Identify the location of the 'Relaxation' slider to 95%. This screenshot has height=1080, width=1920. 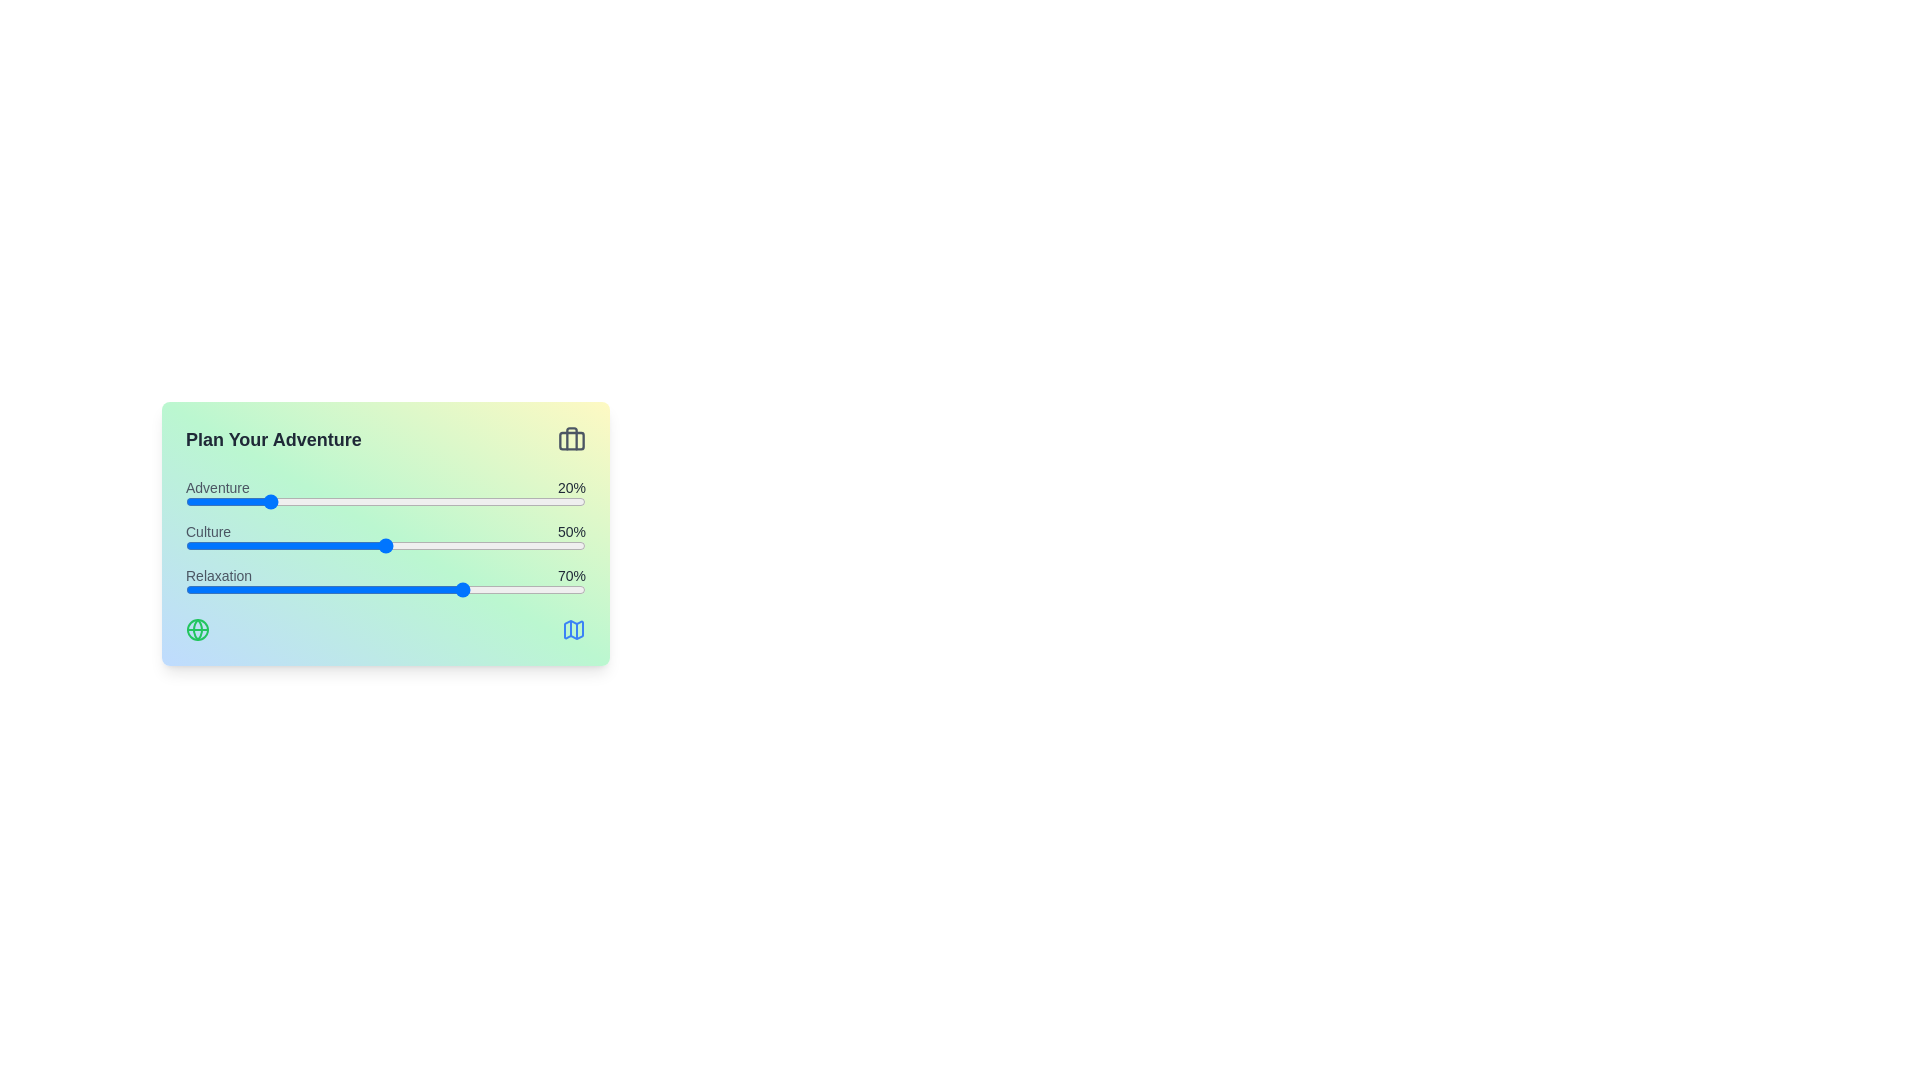
(565, 589).